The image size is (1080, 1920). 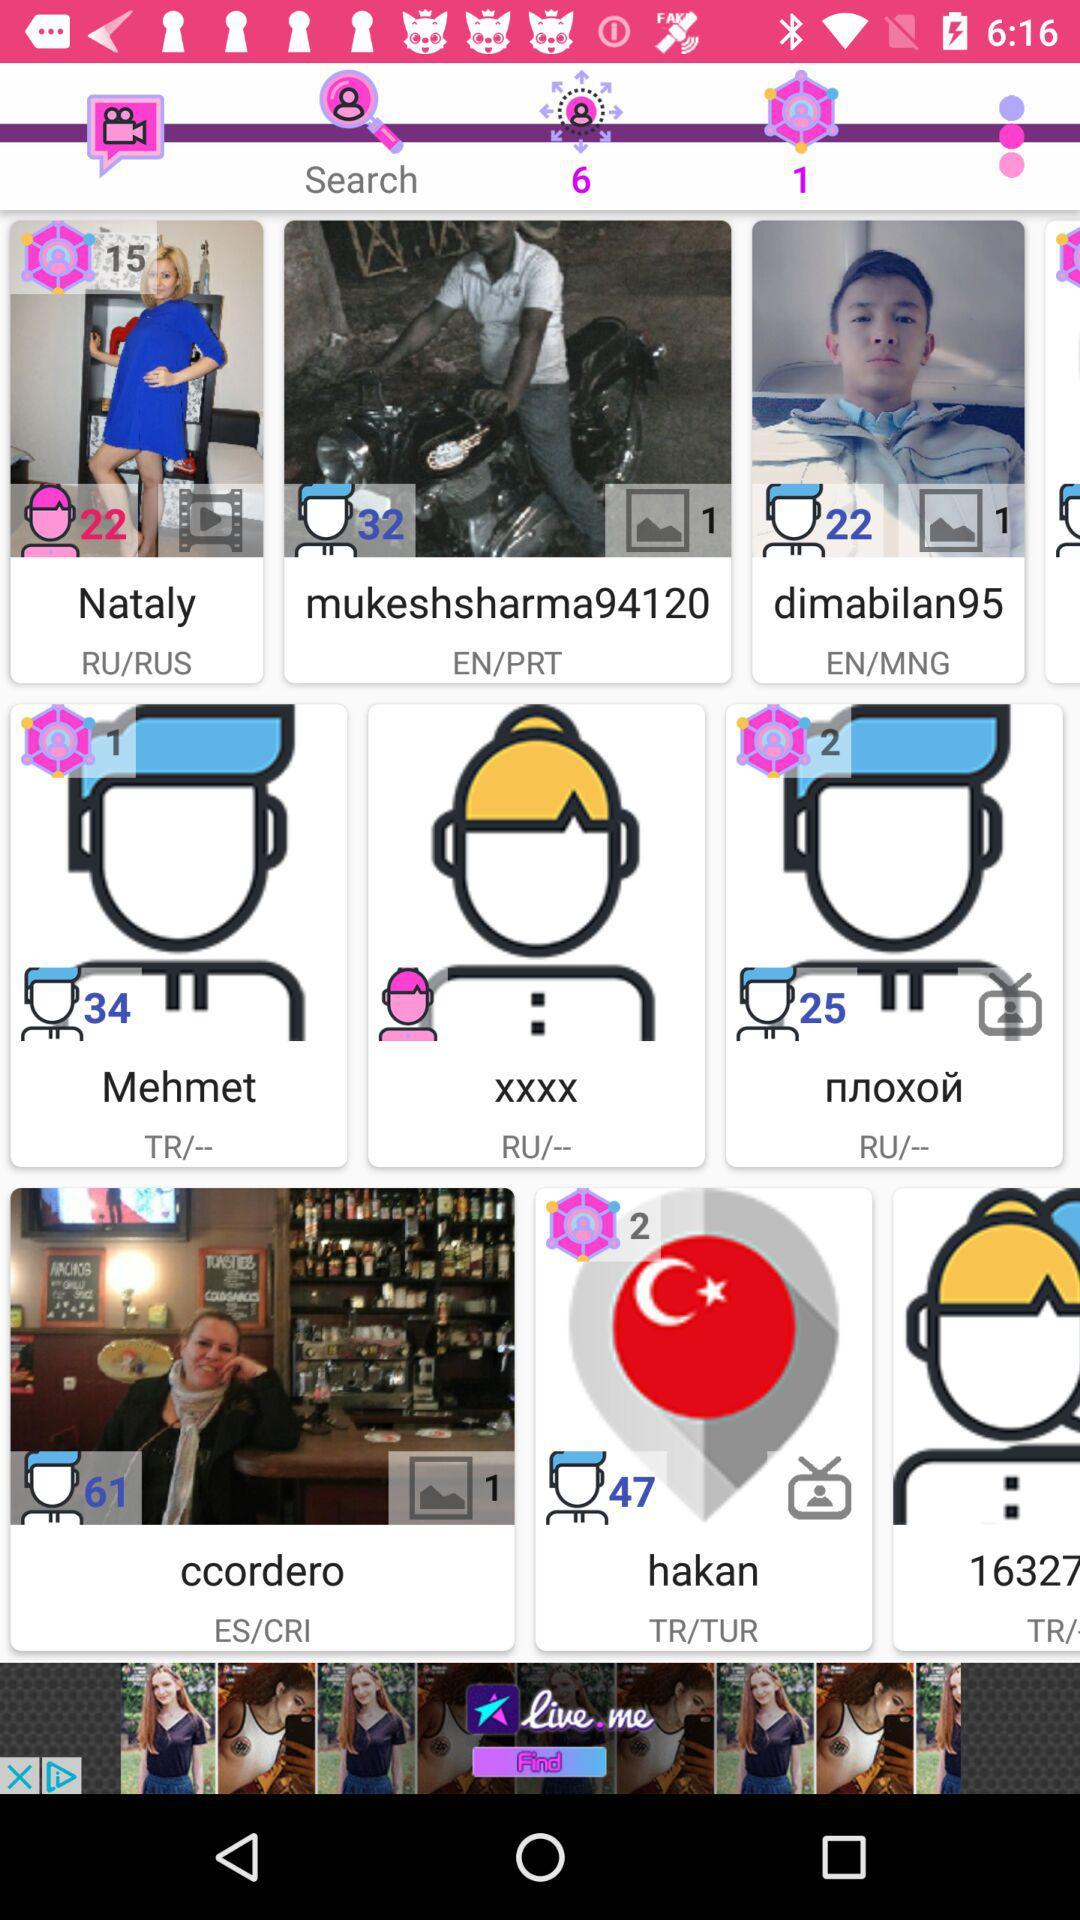 What do you see at coordinates (135, 388) in the screenshot?
I see `selection chioce` at bounding box center [135, 388].